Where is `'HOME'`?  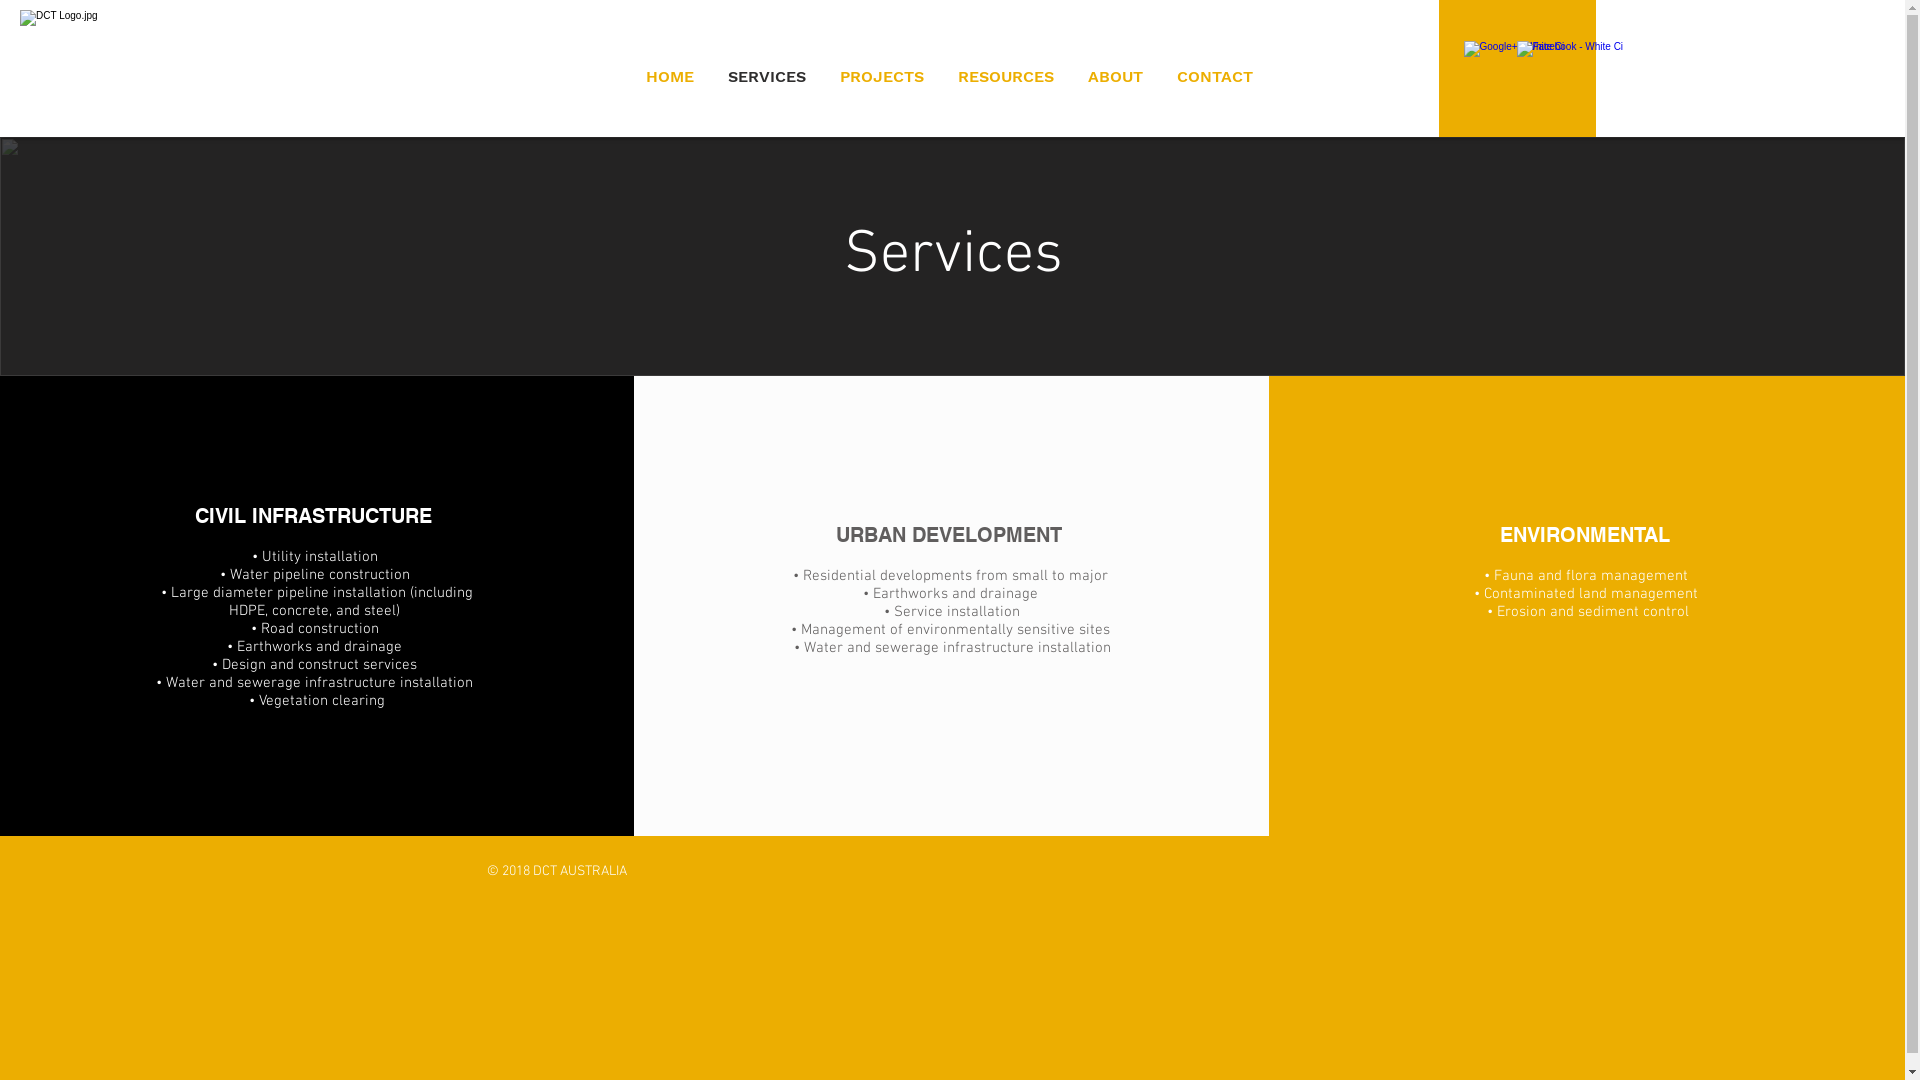
'HOME' is located at coordinates (627, 75).